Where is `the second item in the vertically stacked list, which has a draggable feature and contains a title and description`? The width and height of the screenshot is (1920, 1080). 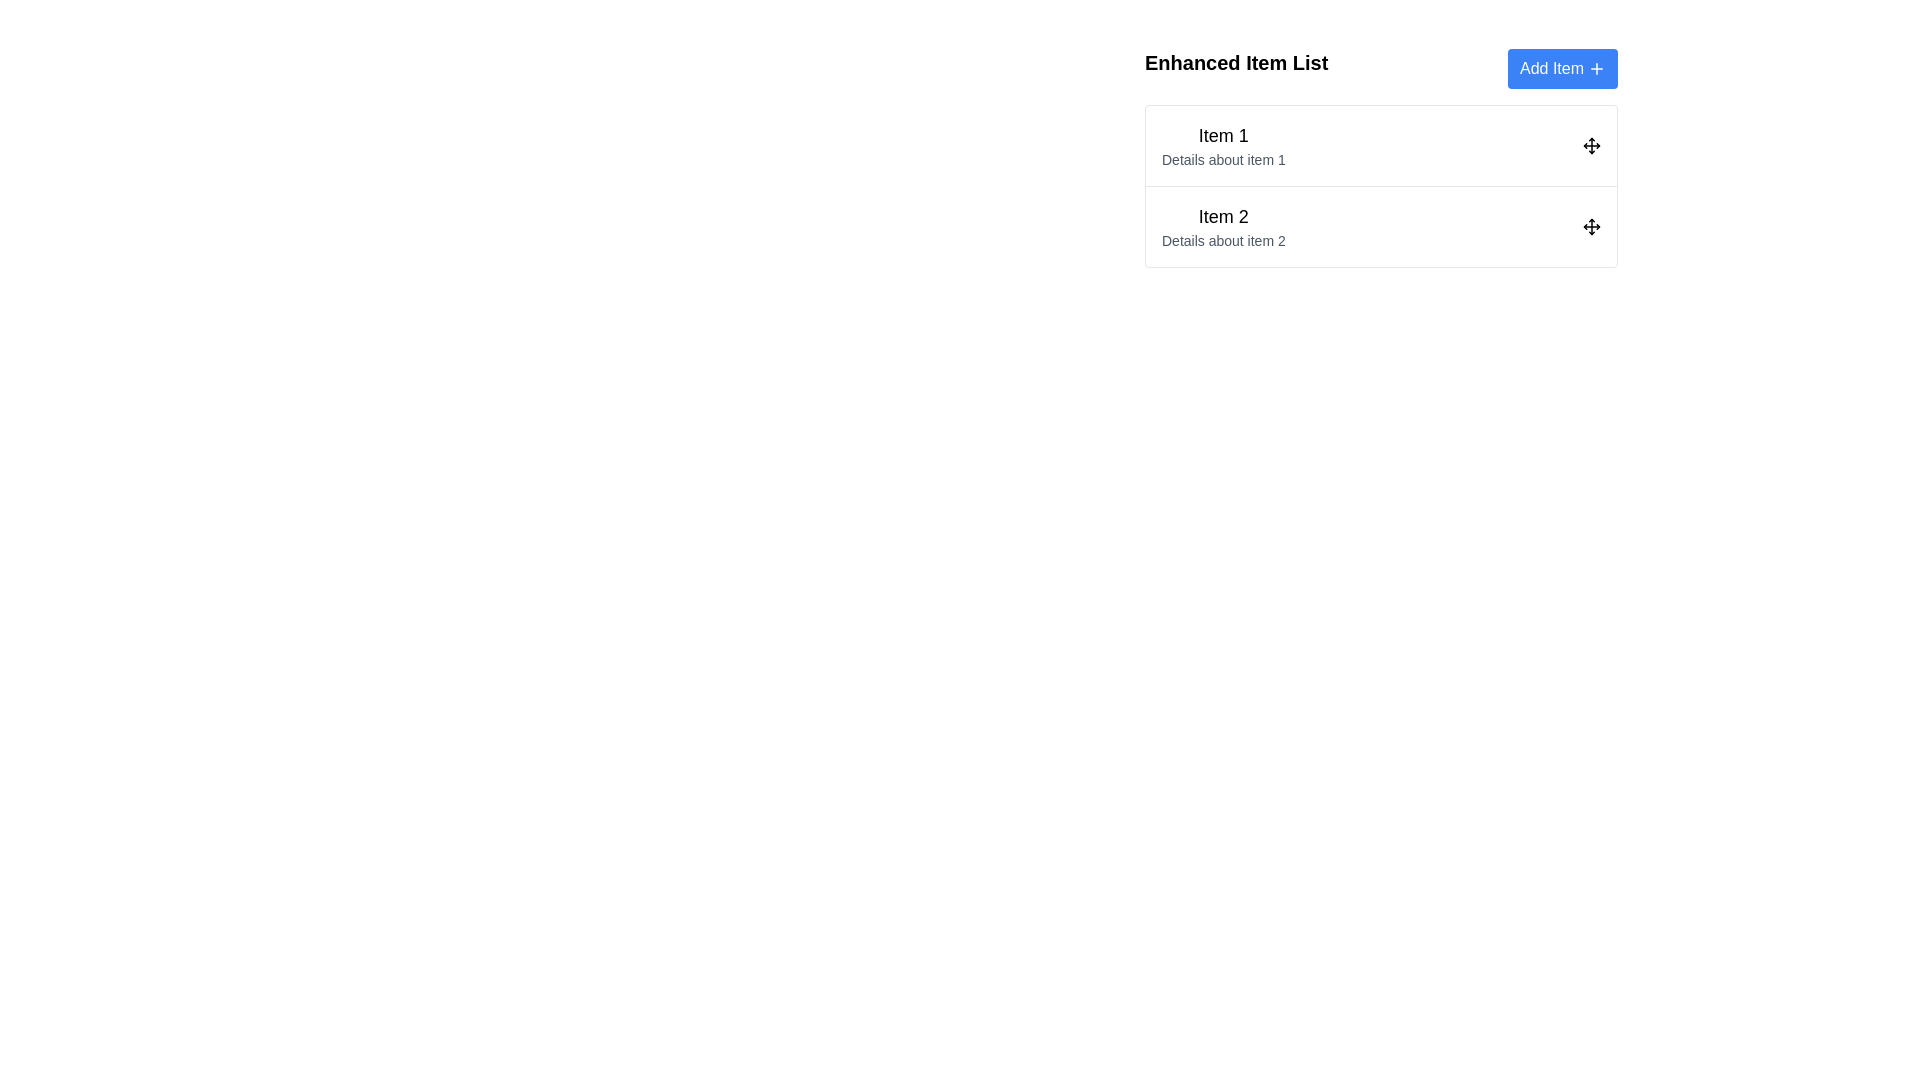 the second item in the vertically stacked list, which has a draggable feature and contains a title and description is located at coordinates (1380, 225).